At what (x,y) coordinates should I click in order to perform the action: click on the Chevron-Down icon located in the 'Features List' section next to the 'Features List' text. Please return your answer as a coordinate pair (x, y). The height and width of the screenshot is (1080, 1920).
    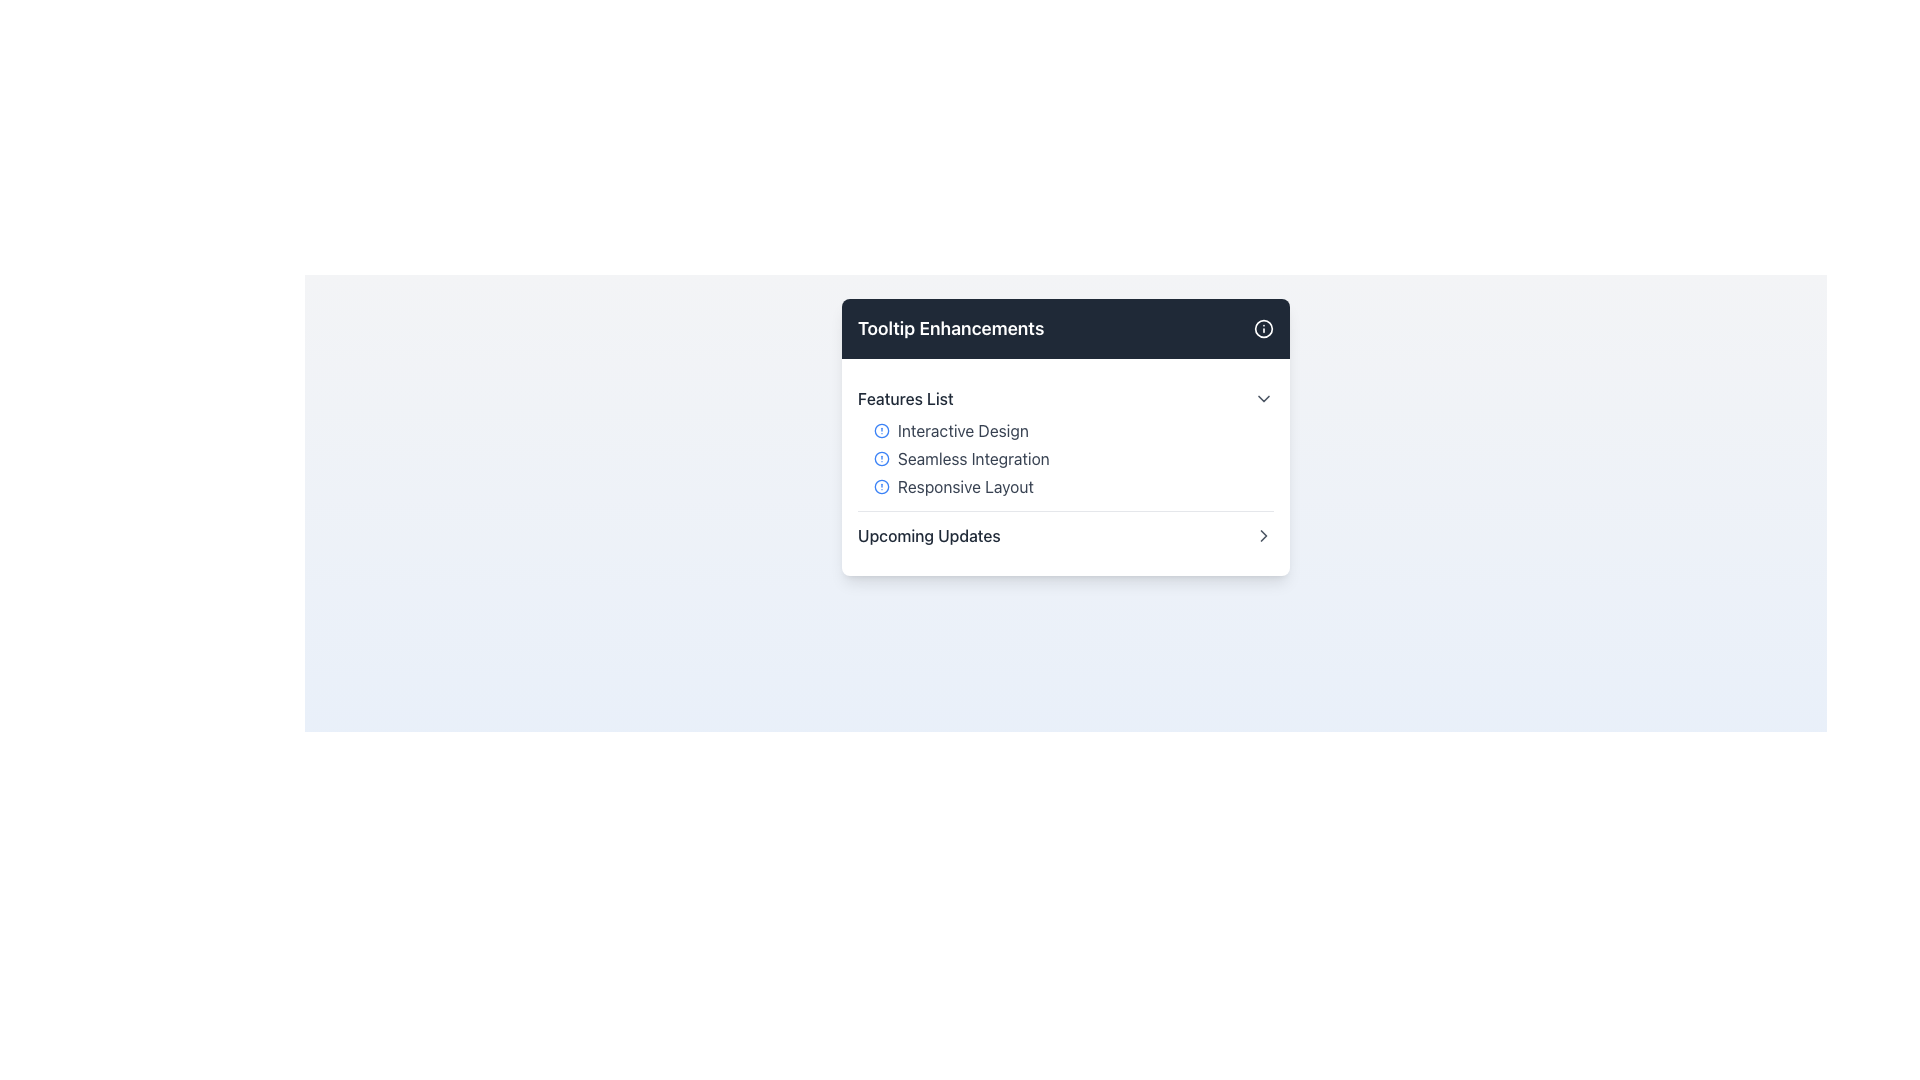
    Looking at the image, I should click on (1262, 398).